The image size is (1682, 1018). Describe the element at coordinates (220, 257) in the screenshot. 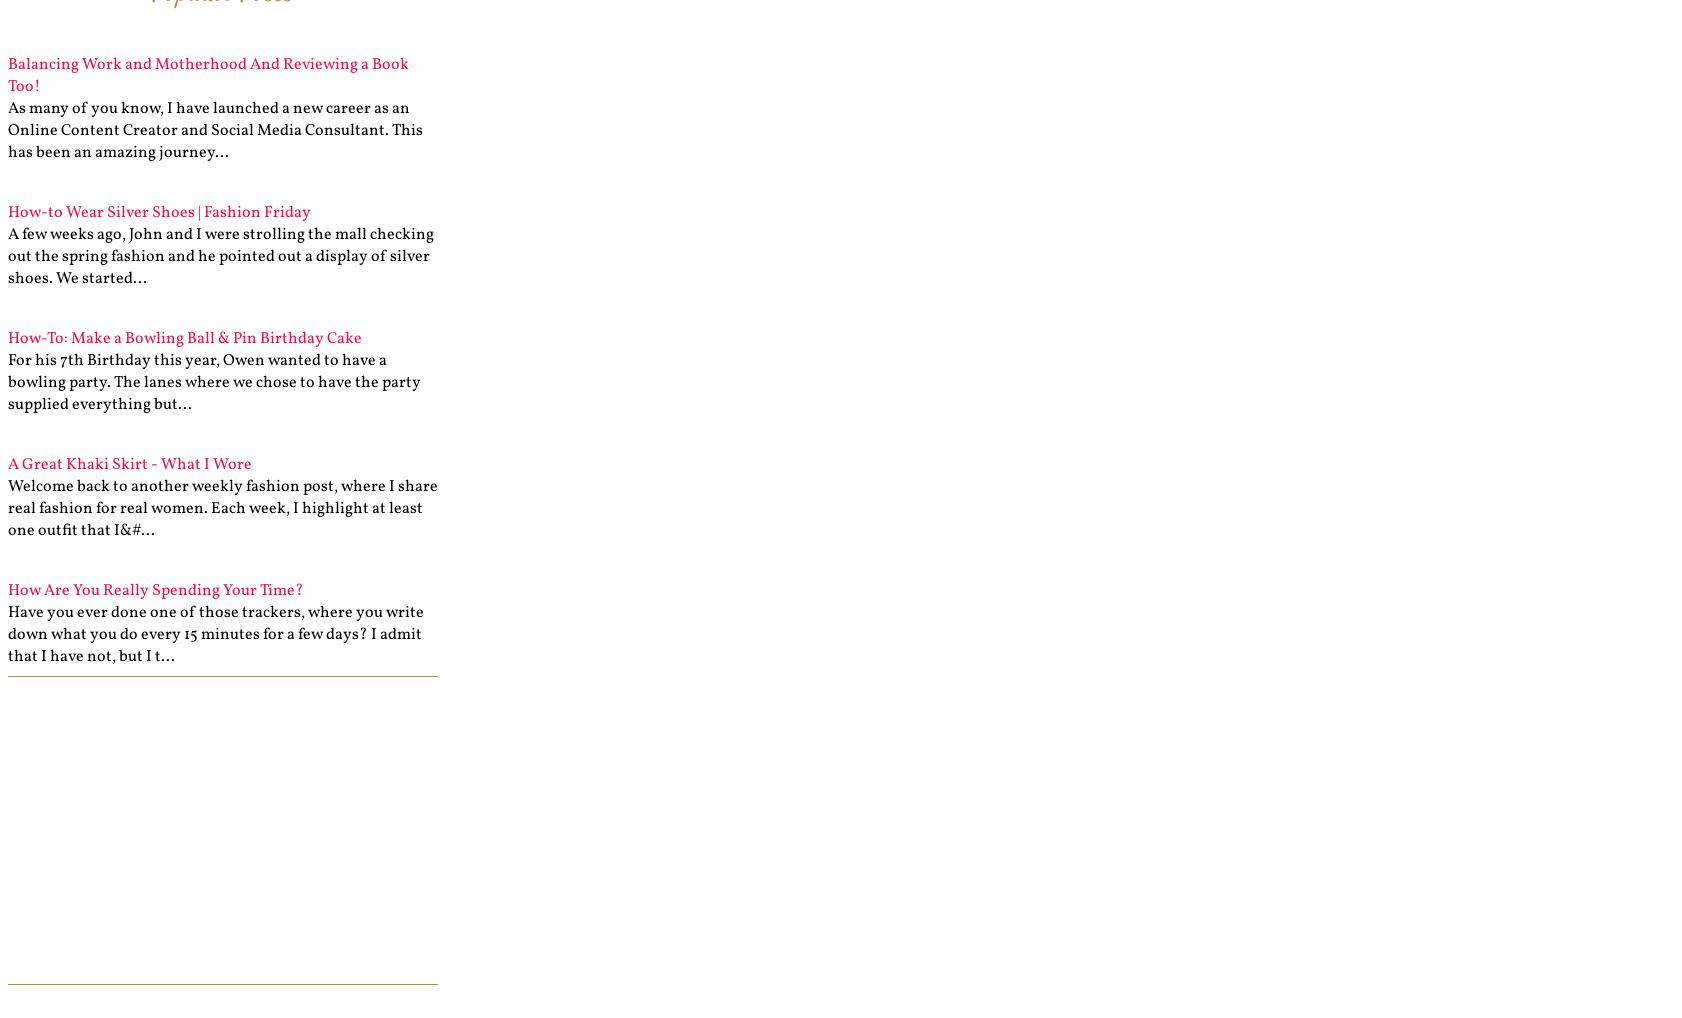

I see `'A few weeks ago, John and I were strolling the mall checking out the spring fashion and he pointed out a display of silver shoes. We started...'` at that location.